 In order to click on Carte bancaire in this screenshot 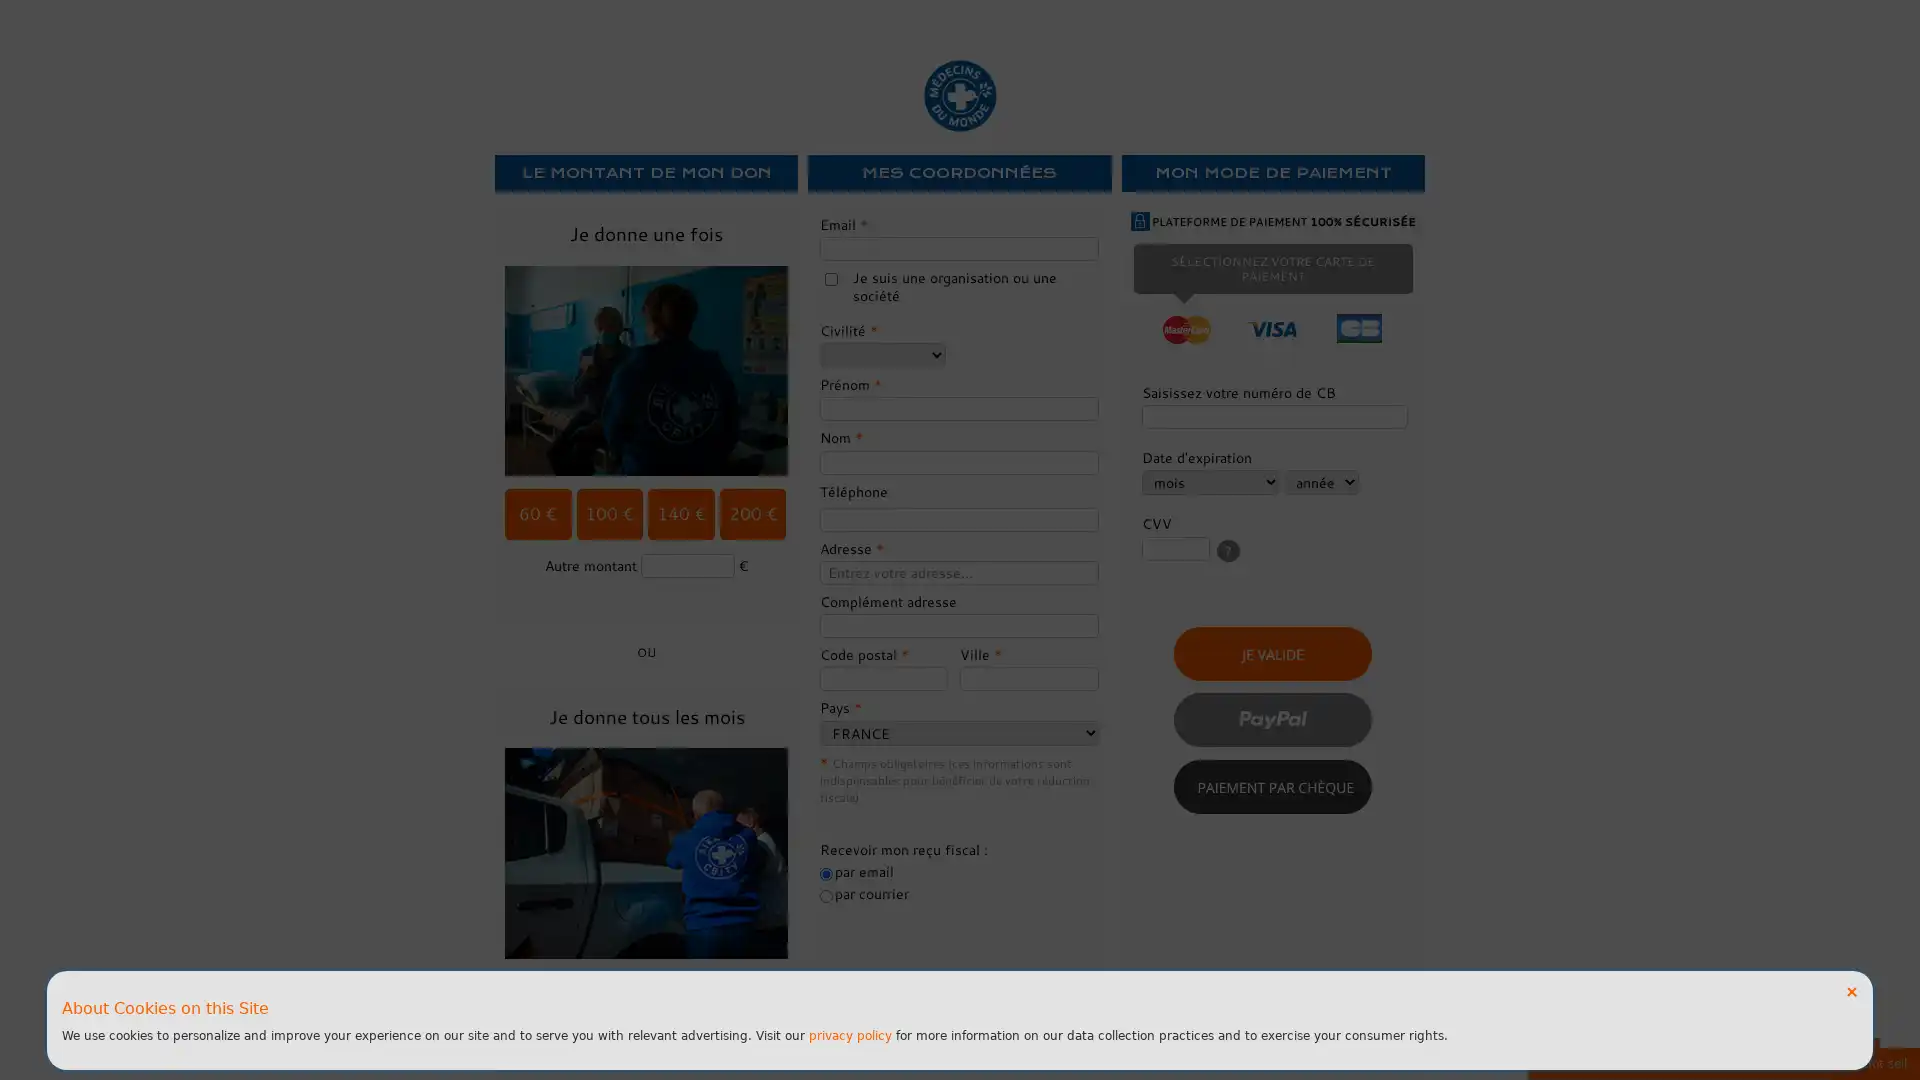, I will do `click(1271, 654)`.